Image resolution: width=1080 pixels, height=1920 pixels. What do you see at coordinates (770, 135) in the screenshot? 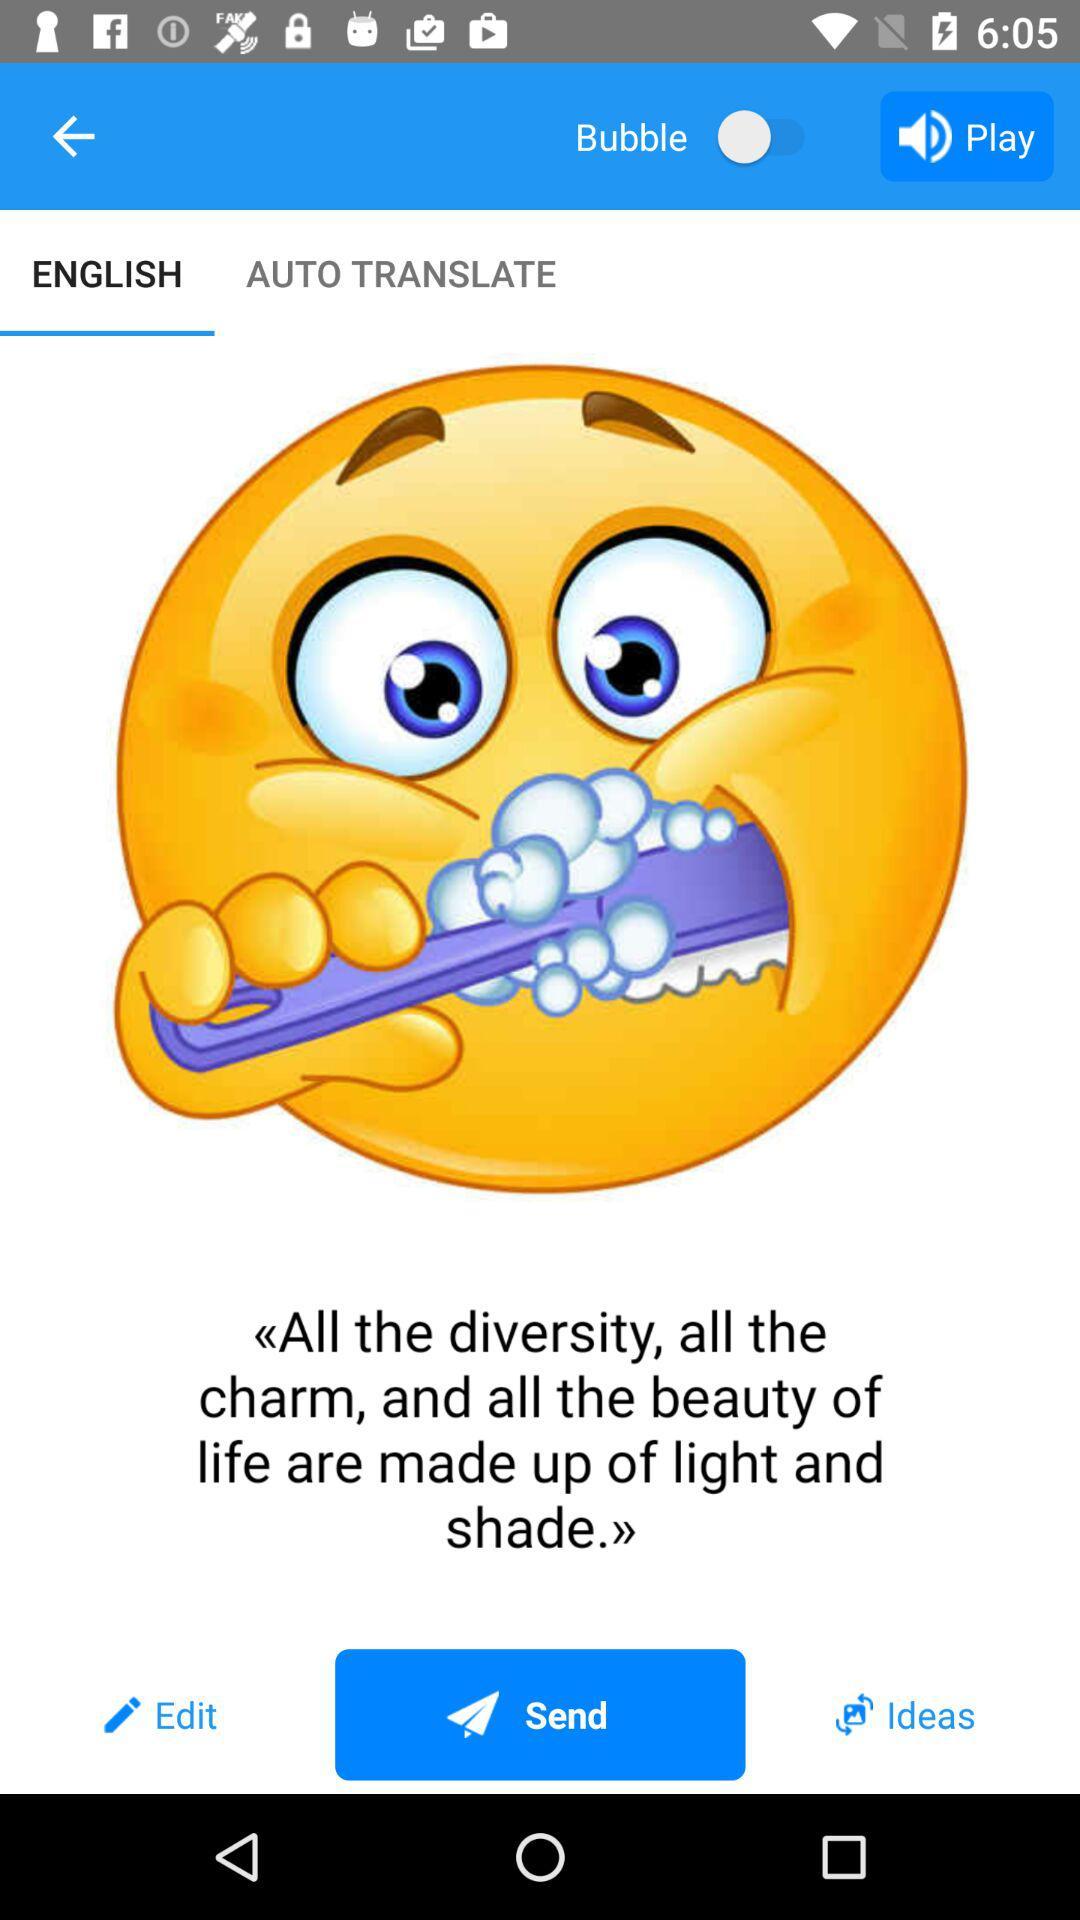
I see `bubble` at bounding box center [770, 135].